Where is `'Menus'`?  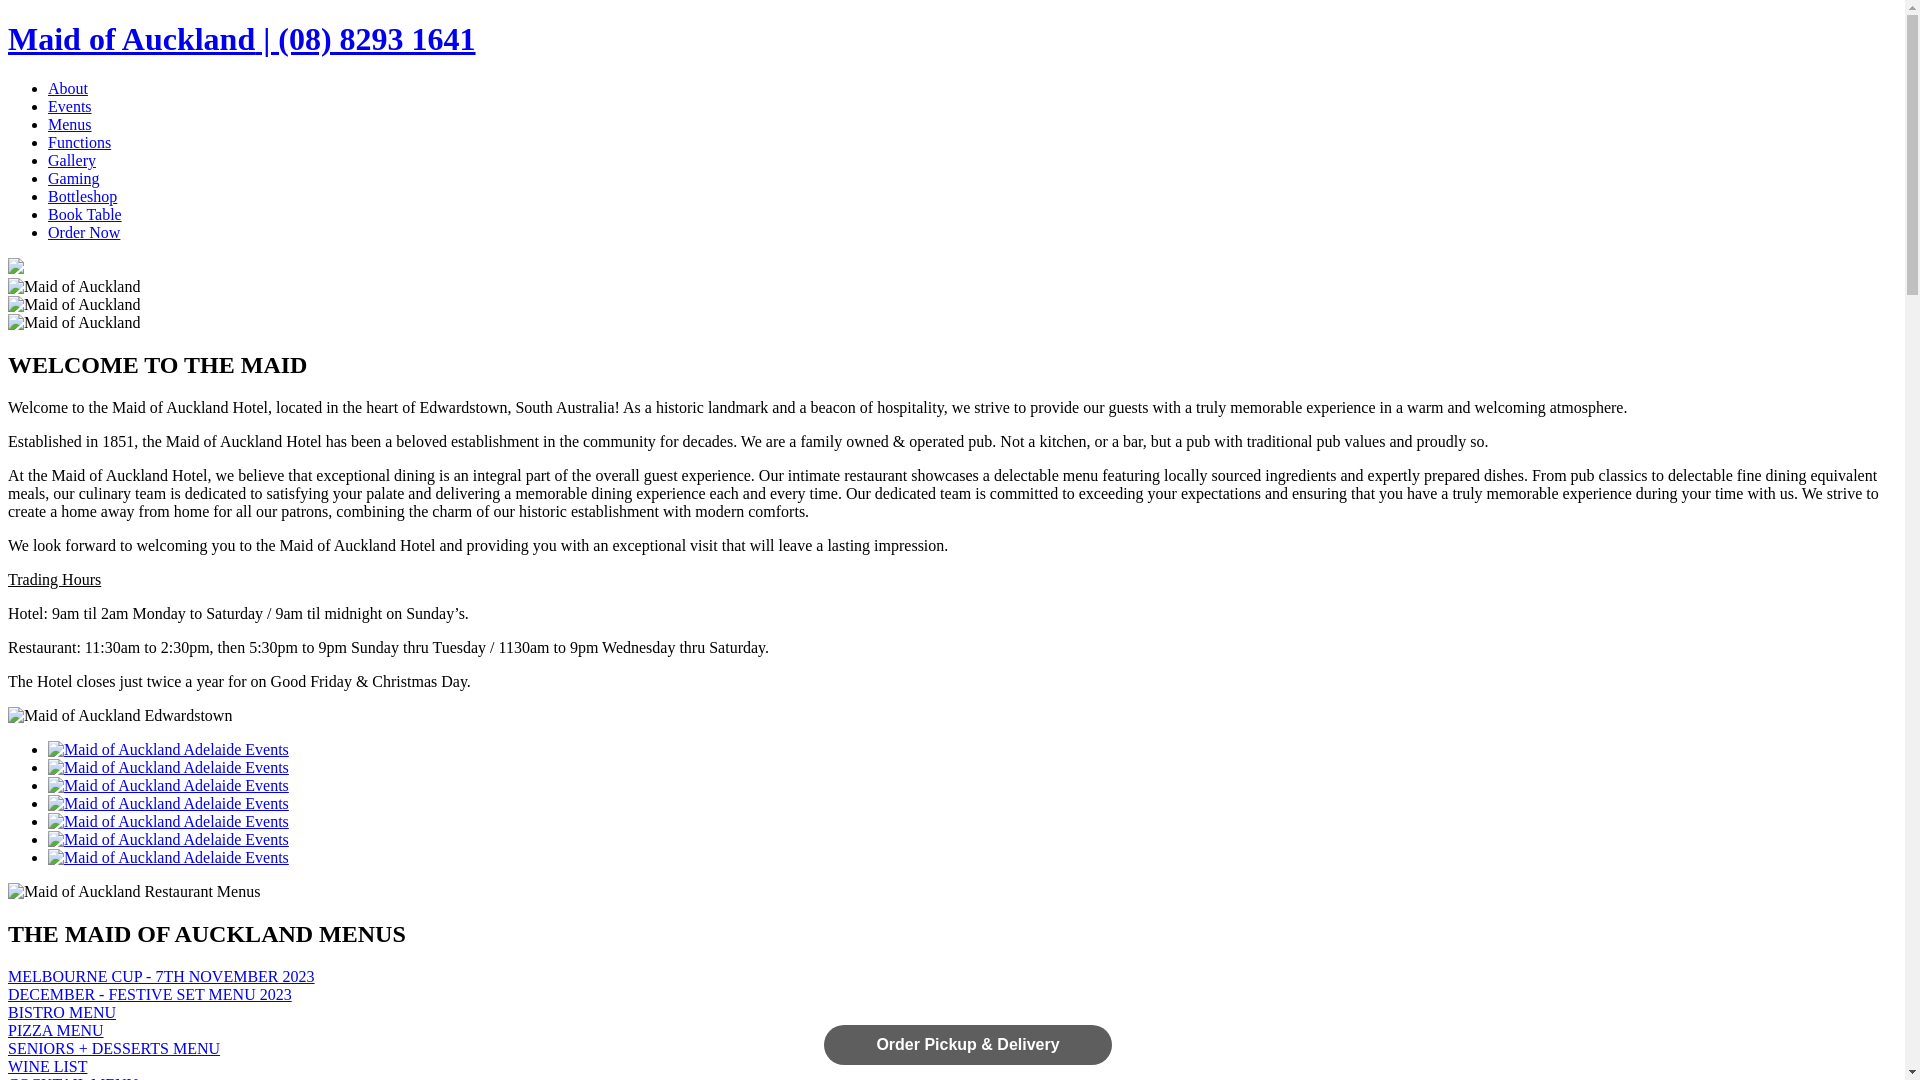
'Menus' is located at coordinates (70, 124).